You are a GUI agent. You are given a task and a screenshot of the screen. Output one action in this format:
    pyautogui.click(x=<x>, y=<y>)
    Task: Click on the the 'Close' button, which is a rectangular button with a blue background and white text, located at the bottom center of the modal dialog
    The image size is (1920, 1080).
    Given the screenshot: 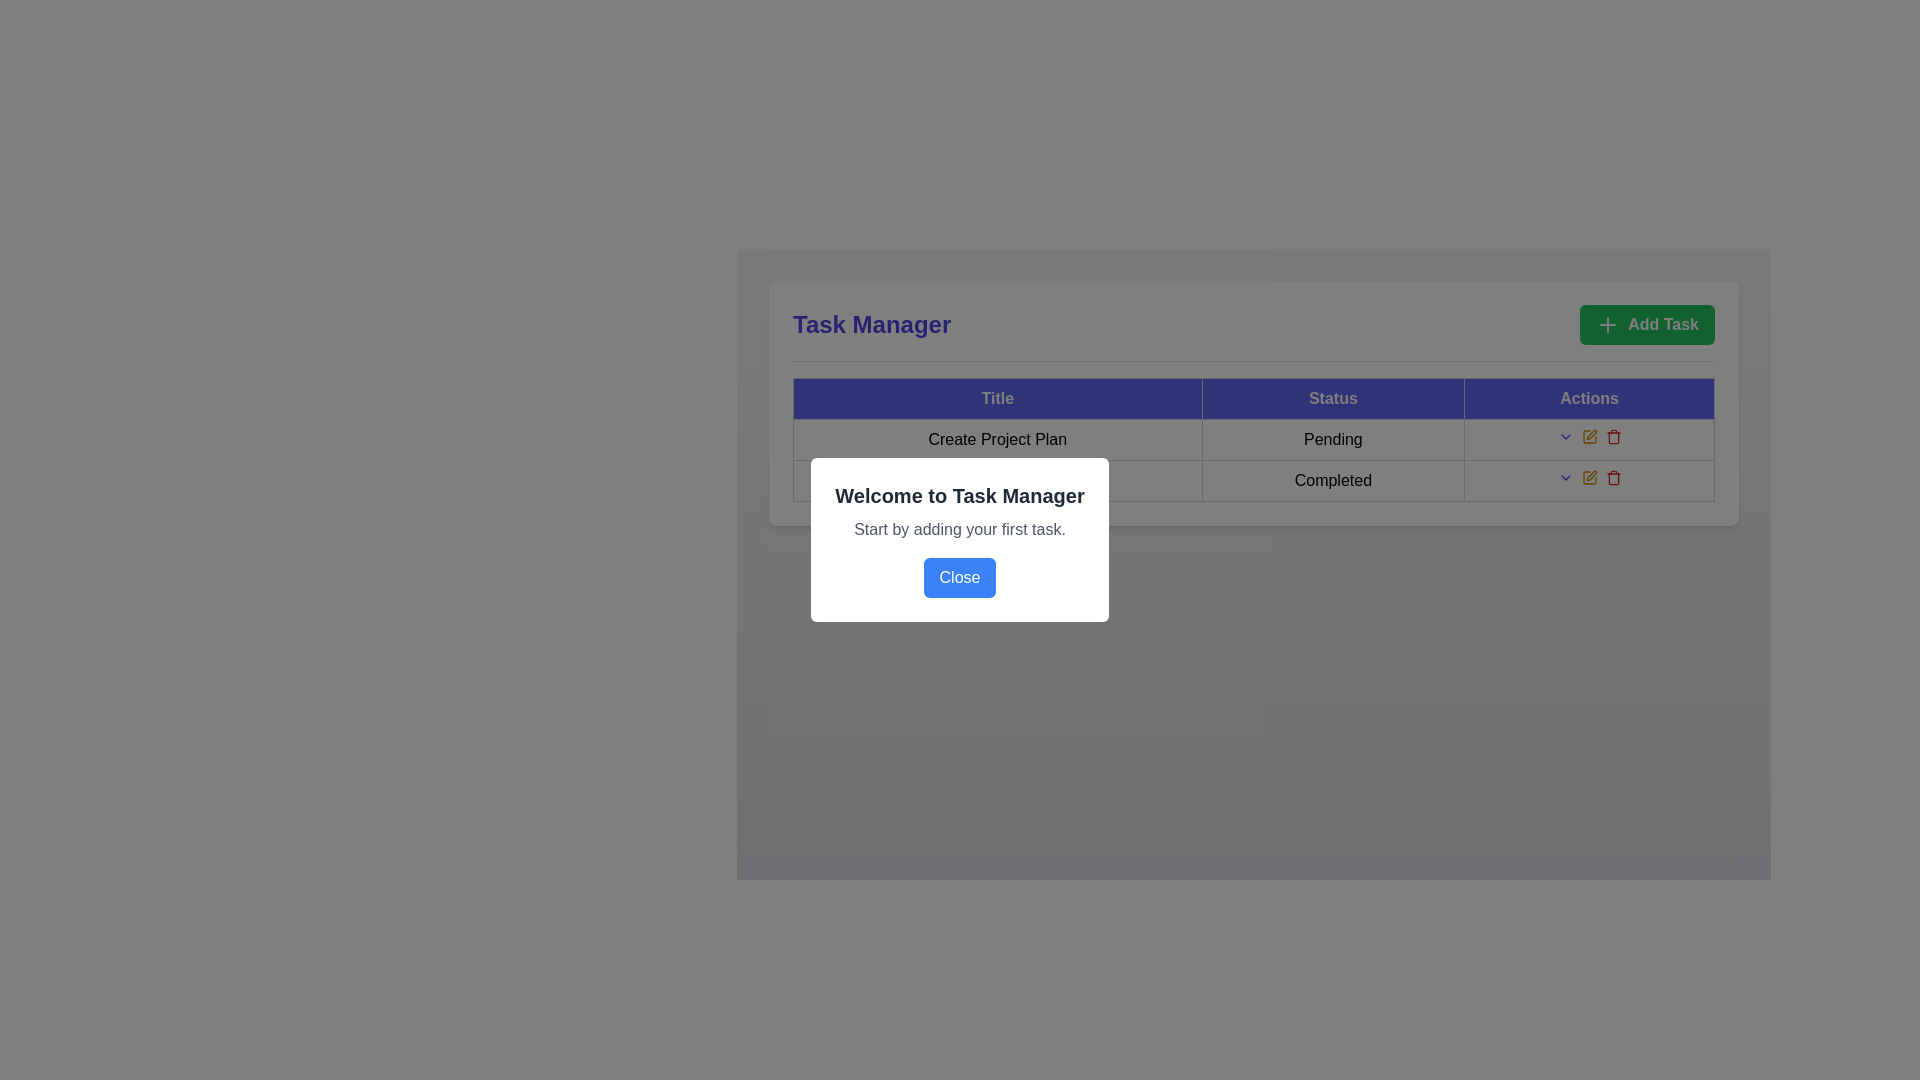 What is the action you would take?
    pyautogui.click(x=960, y=578)
    